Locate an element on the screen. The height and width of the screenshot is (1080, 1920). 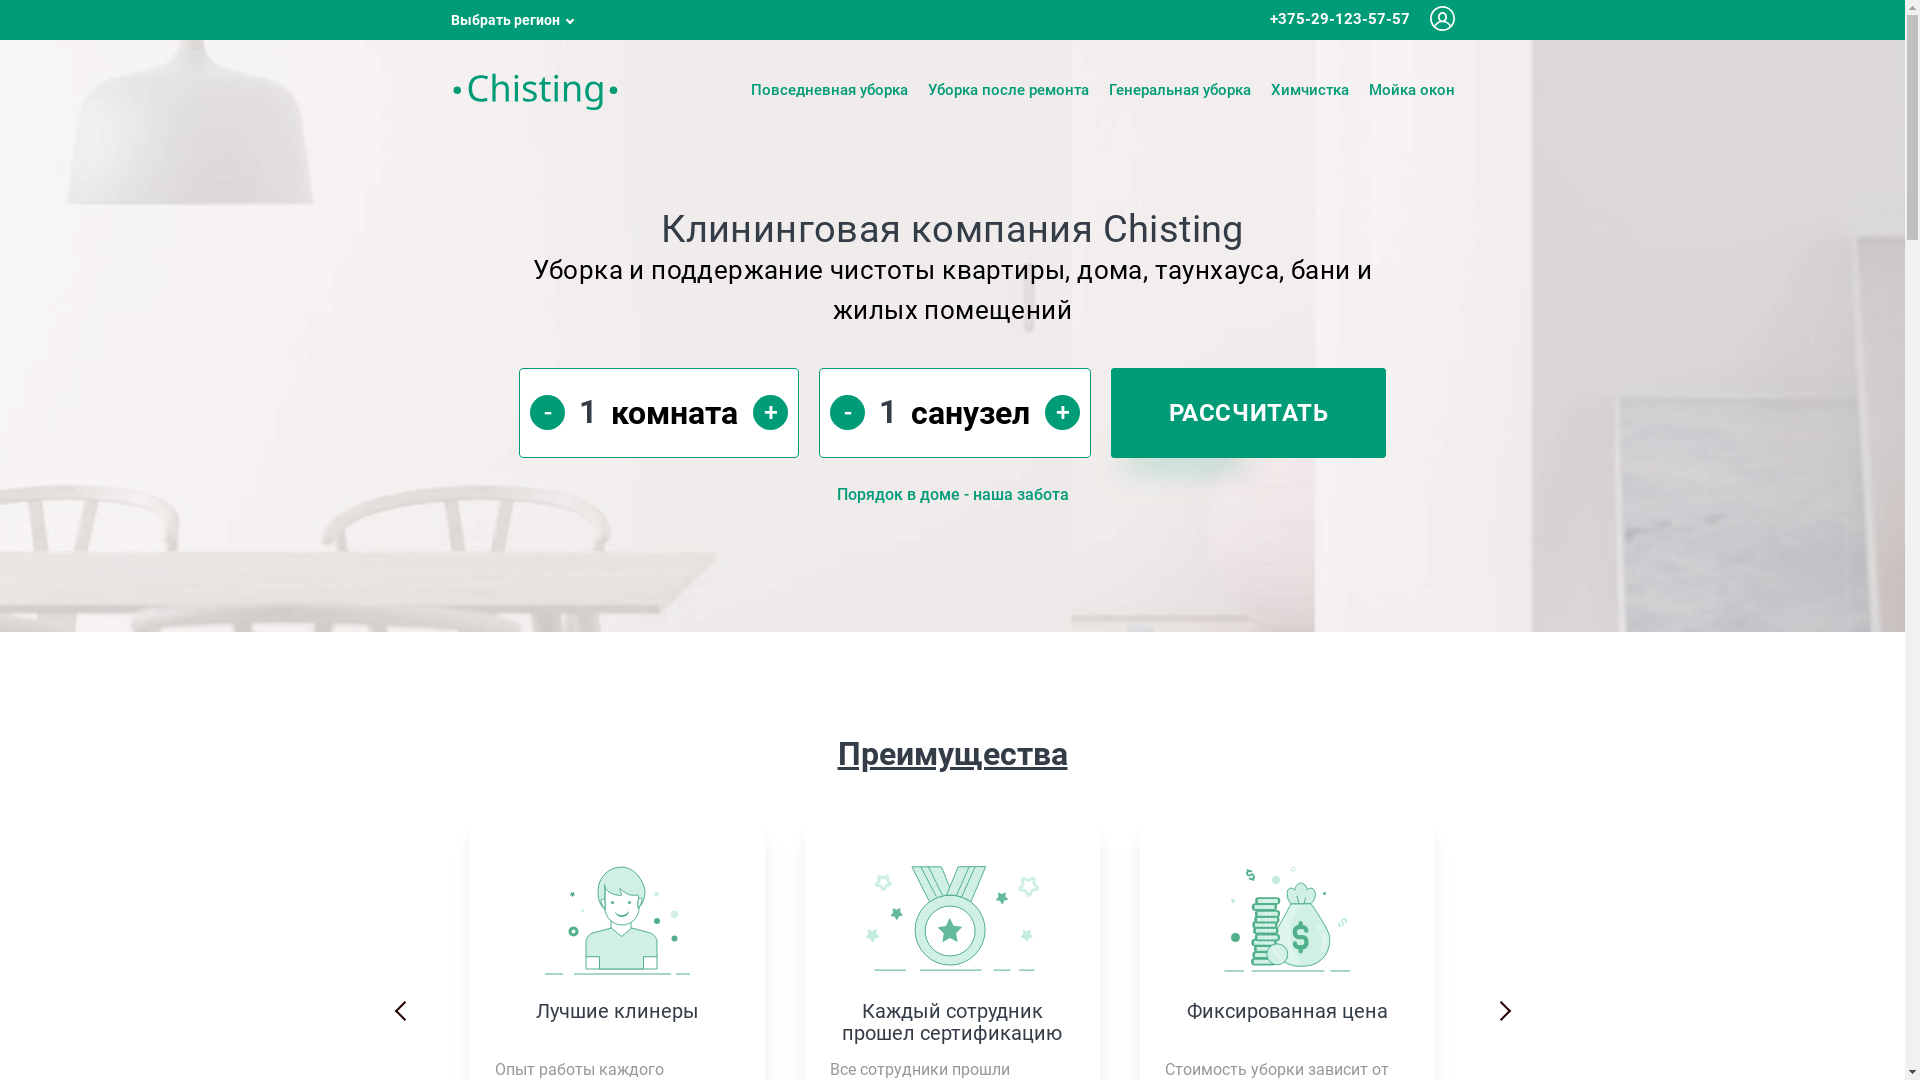
'+' is located at coordinates (1044, 411).